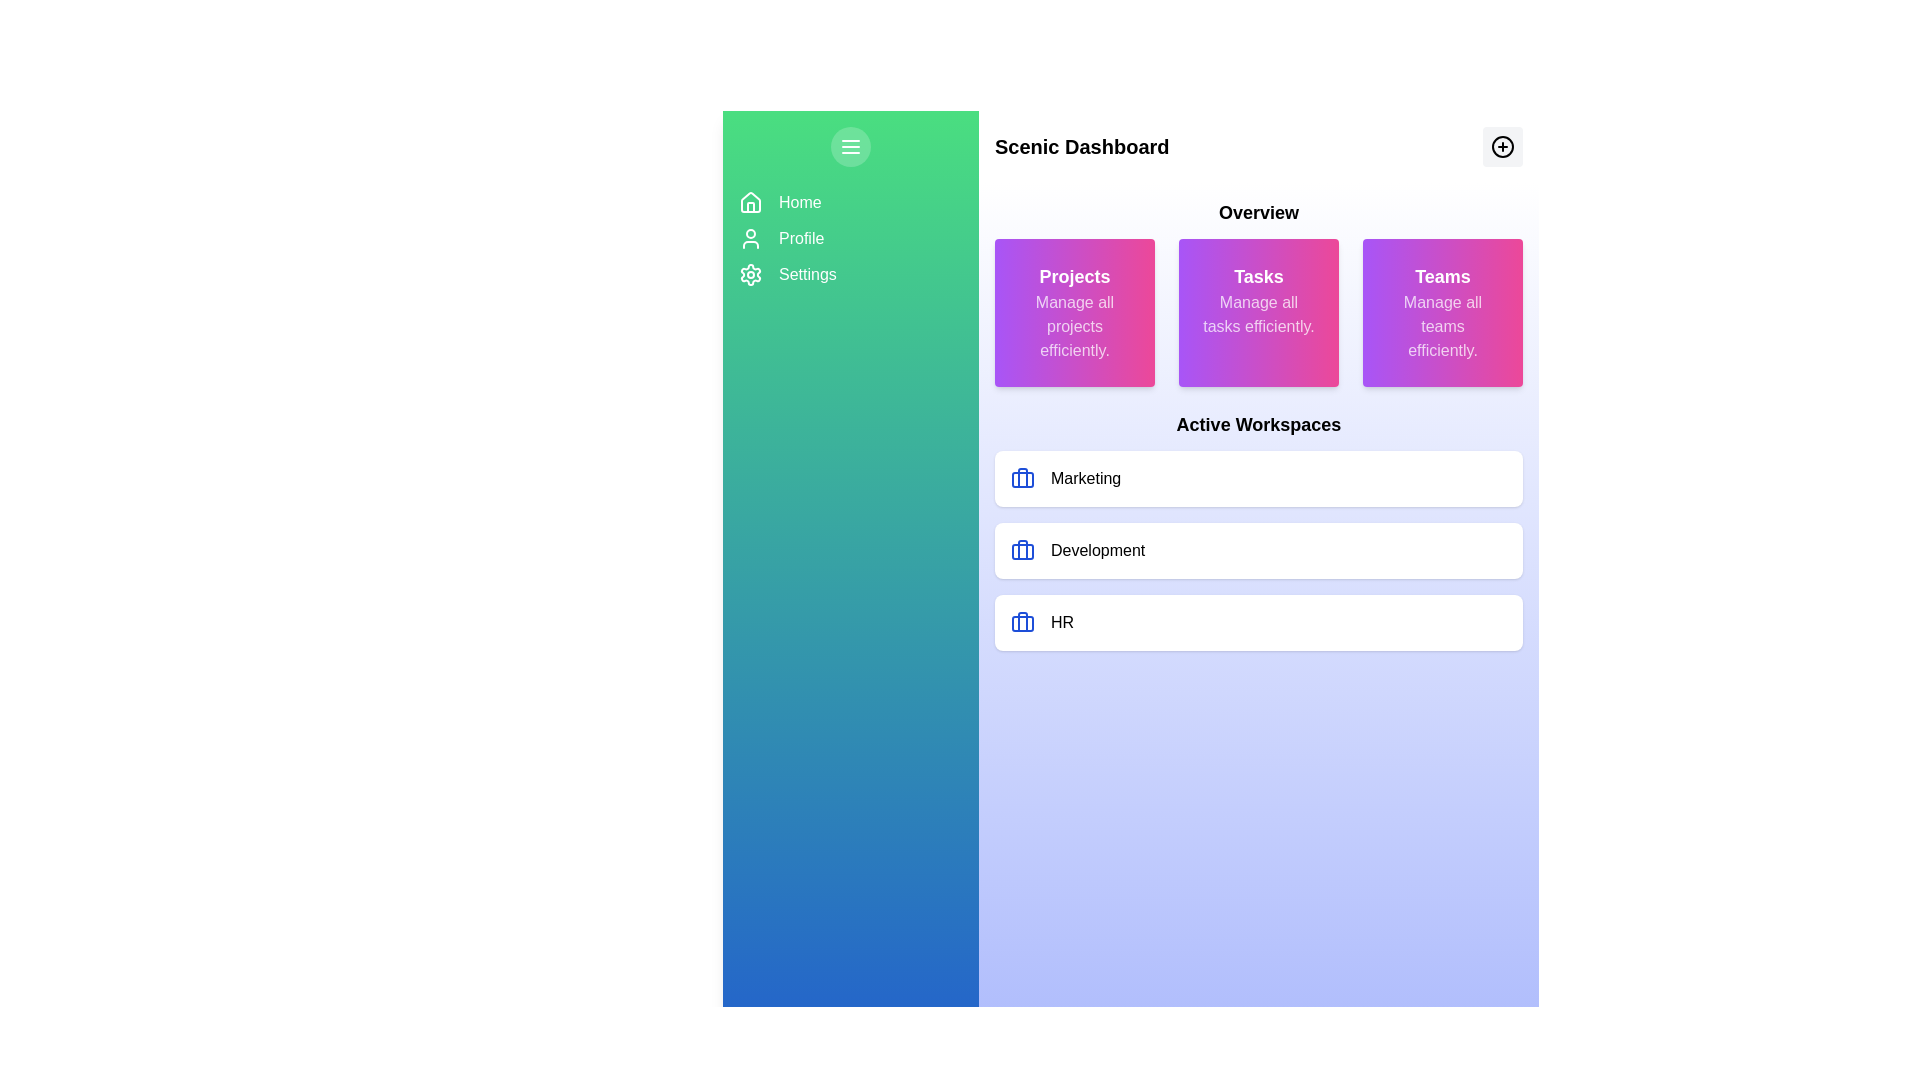 This screenshot has width=1920, height=1080. What do you see at coordinates (1257, 551) in the screenshot?
I see `the 'Development' button, which is a white, rounded rectangle with shadow effects located in the list of 'Active Workspaces'` at bounding box center [1257, 551].